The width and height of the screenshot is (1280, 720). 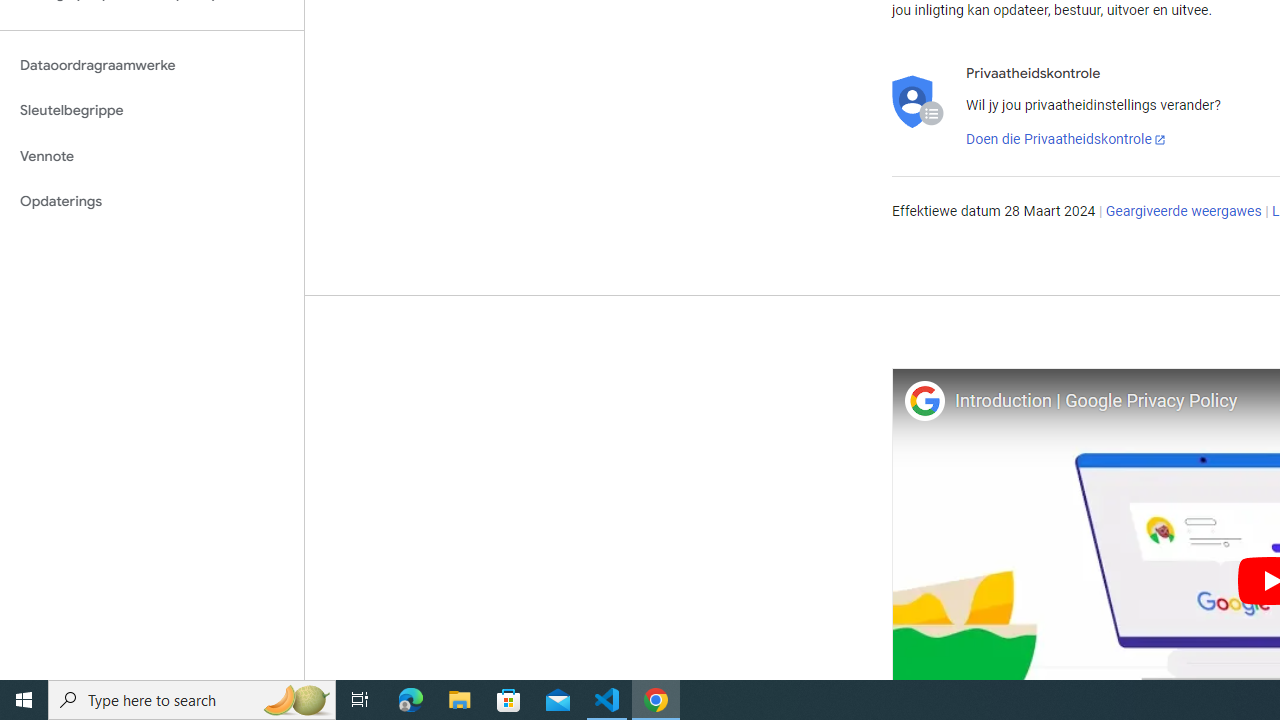 I want to click on 'Geargiveerde weergawes', so click(x=1183, y=212).